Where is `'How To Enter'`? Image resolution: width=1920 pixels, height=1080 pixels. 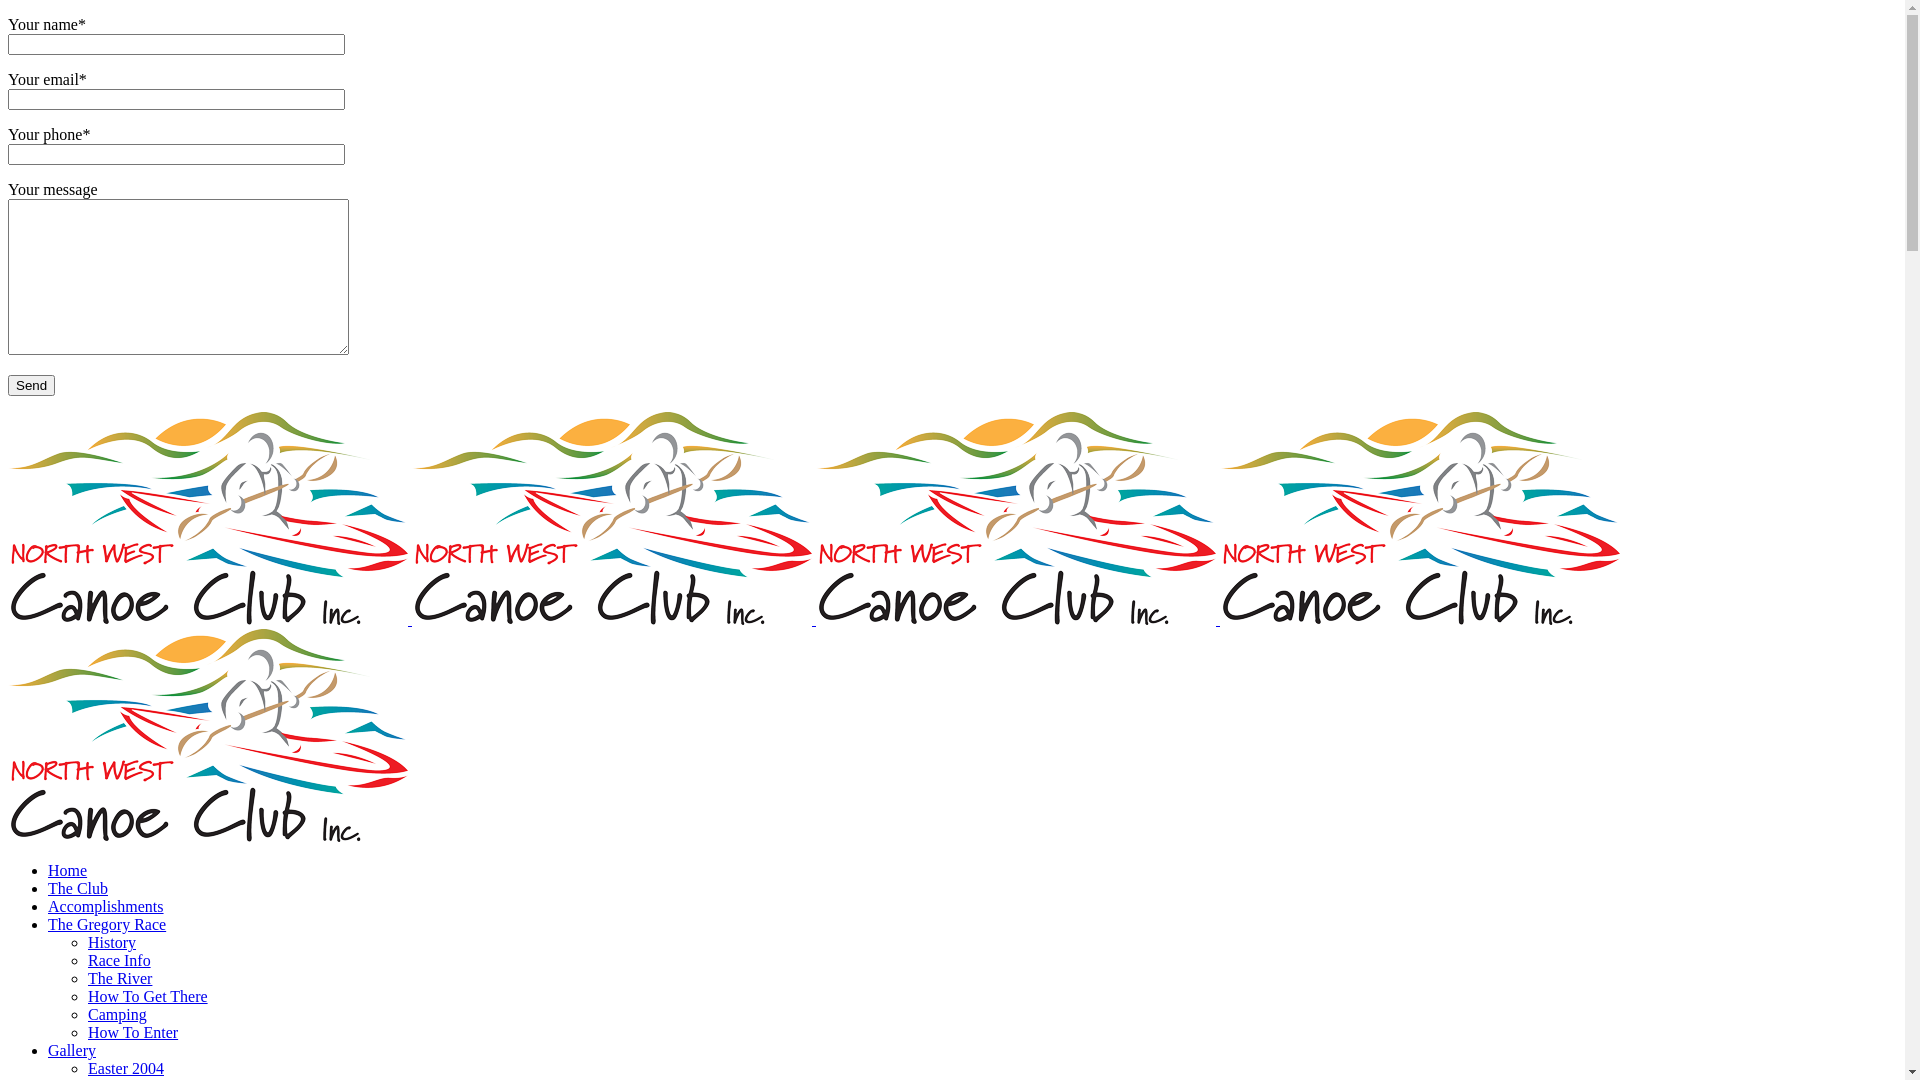
'How To Enter' is located at coordinates (132, 1032).